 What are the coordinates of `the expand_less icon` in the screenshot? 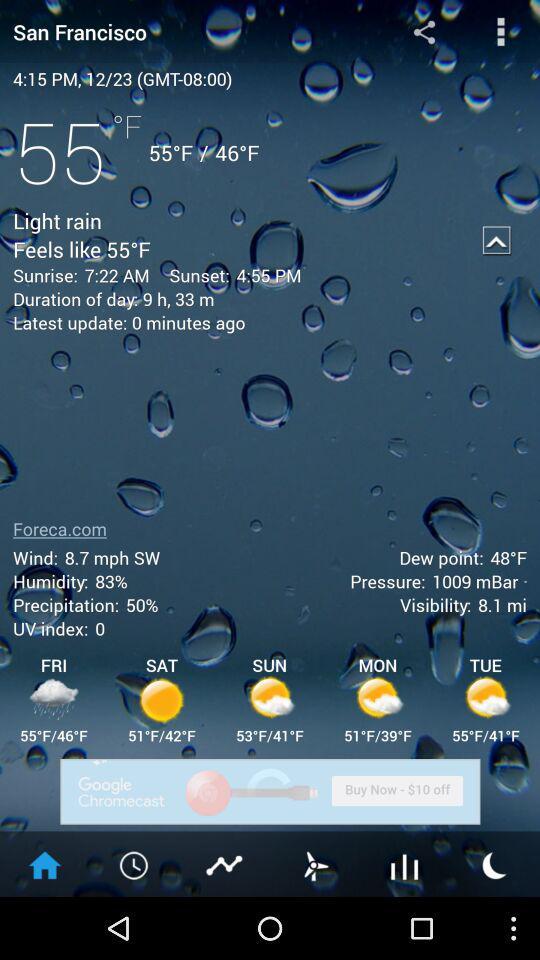 It's located at (496, 256).